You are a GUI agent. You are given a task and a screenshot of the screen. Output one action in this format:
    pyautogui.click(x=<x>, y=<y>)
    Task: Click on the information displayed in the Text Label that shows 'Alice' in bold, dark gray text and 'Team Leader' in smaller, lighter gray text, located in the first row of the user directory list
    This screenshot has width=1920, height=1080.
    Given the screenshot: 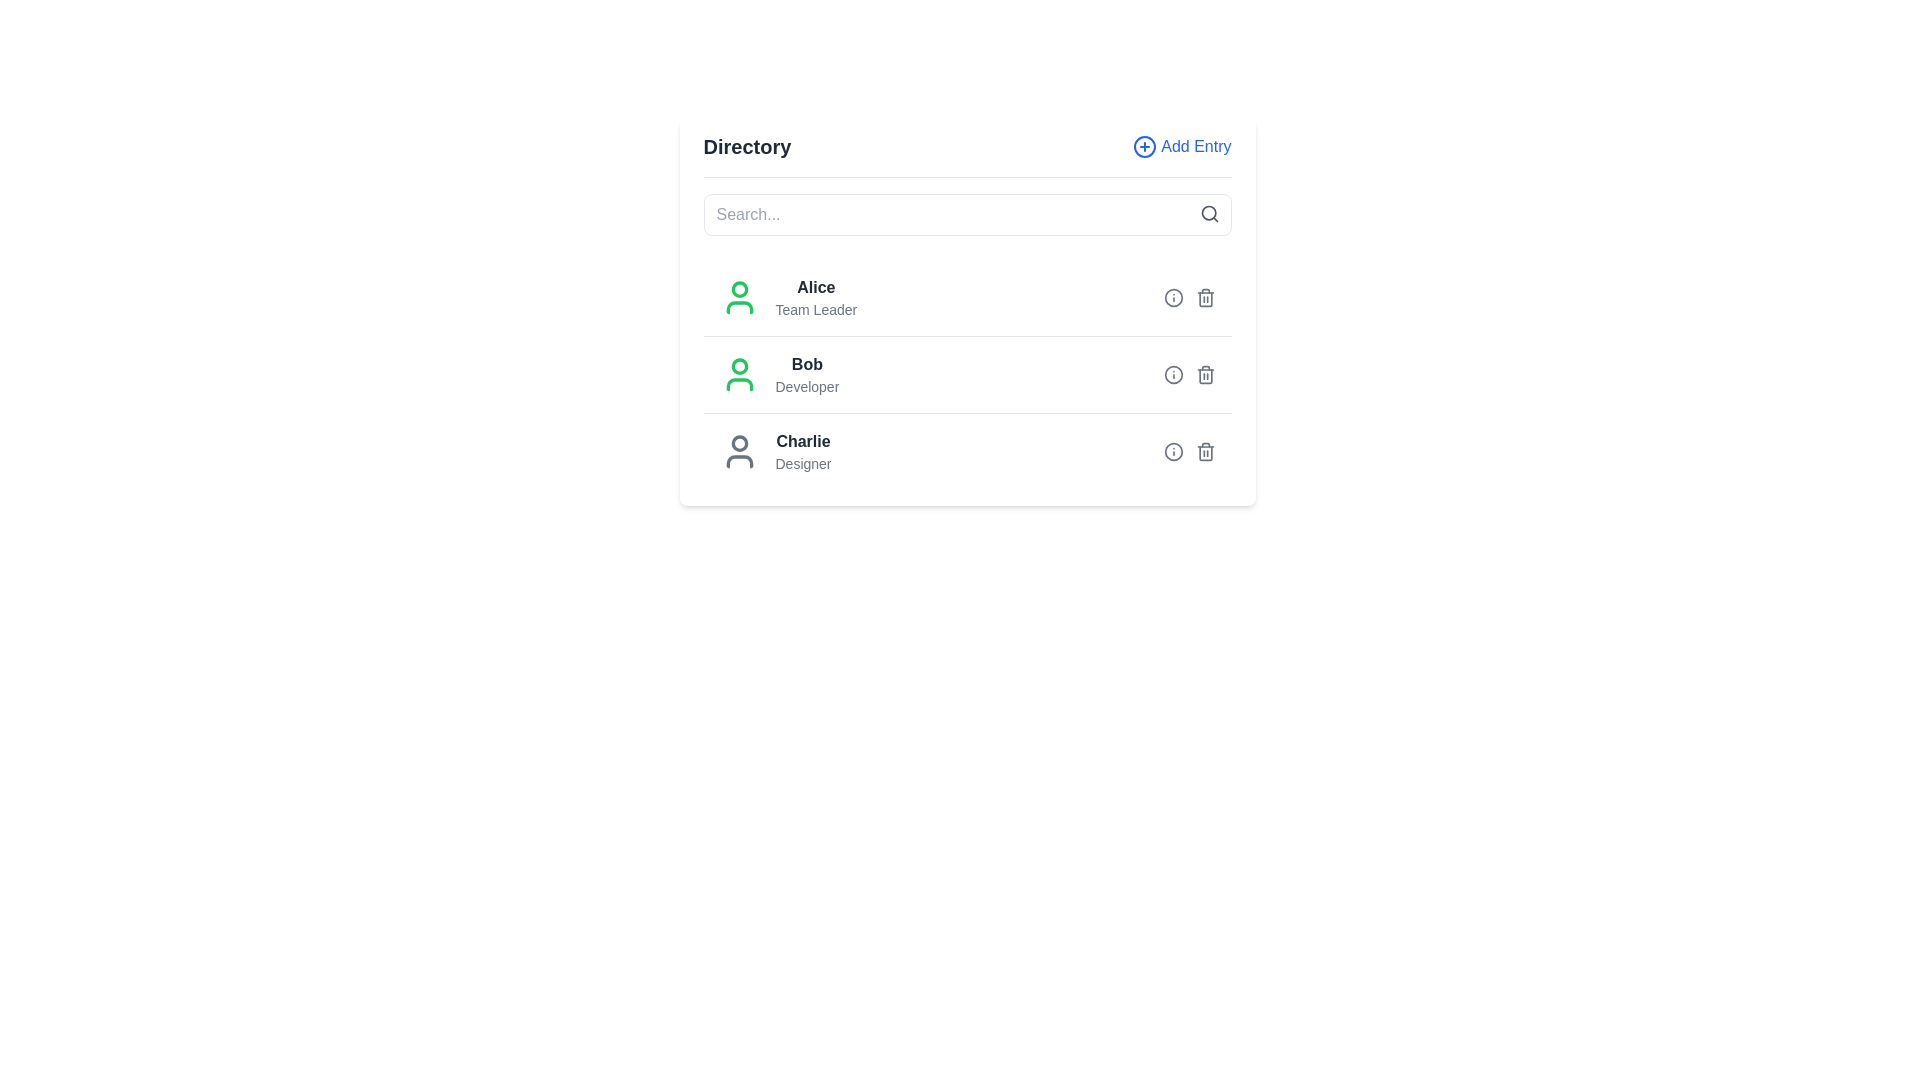 What is the action you would take?
    pyautogui.click(x=787, y=297)
    